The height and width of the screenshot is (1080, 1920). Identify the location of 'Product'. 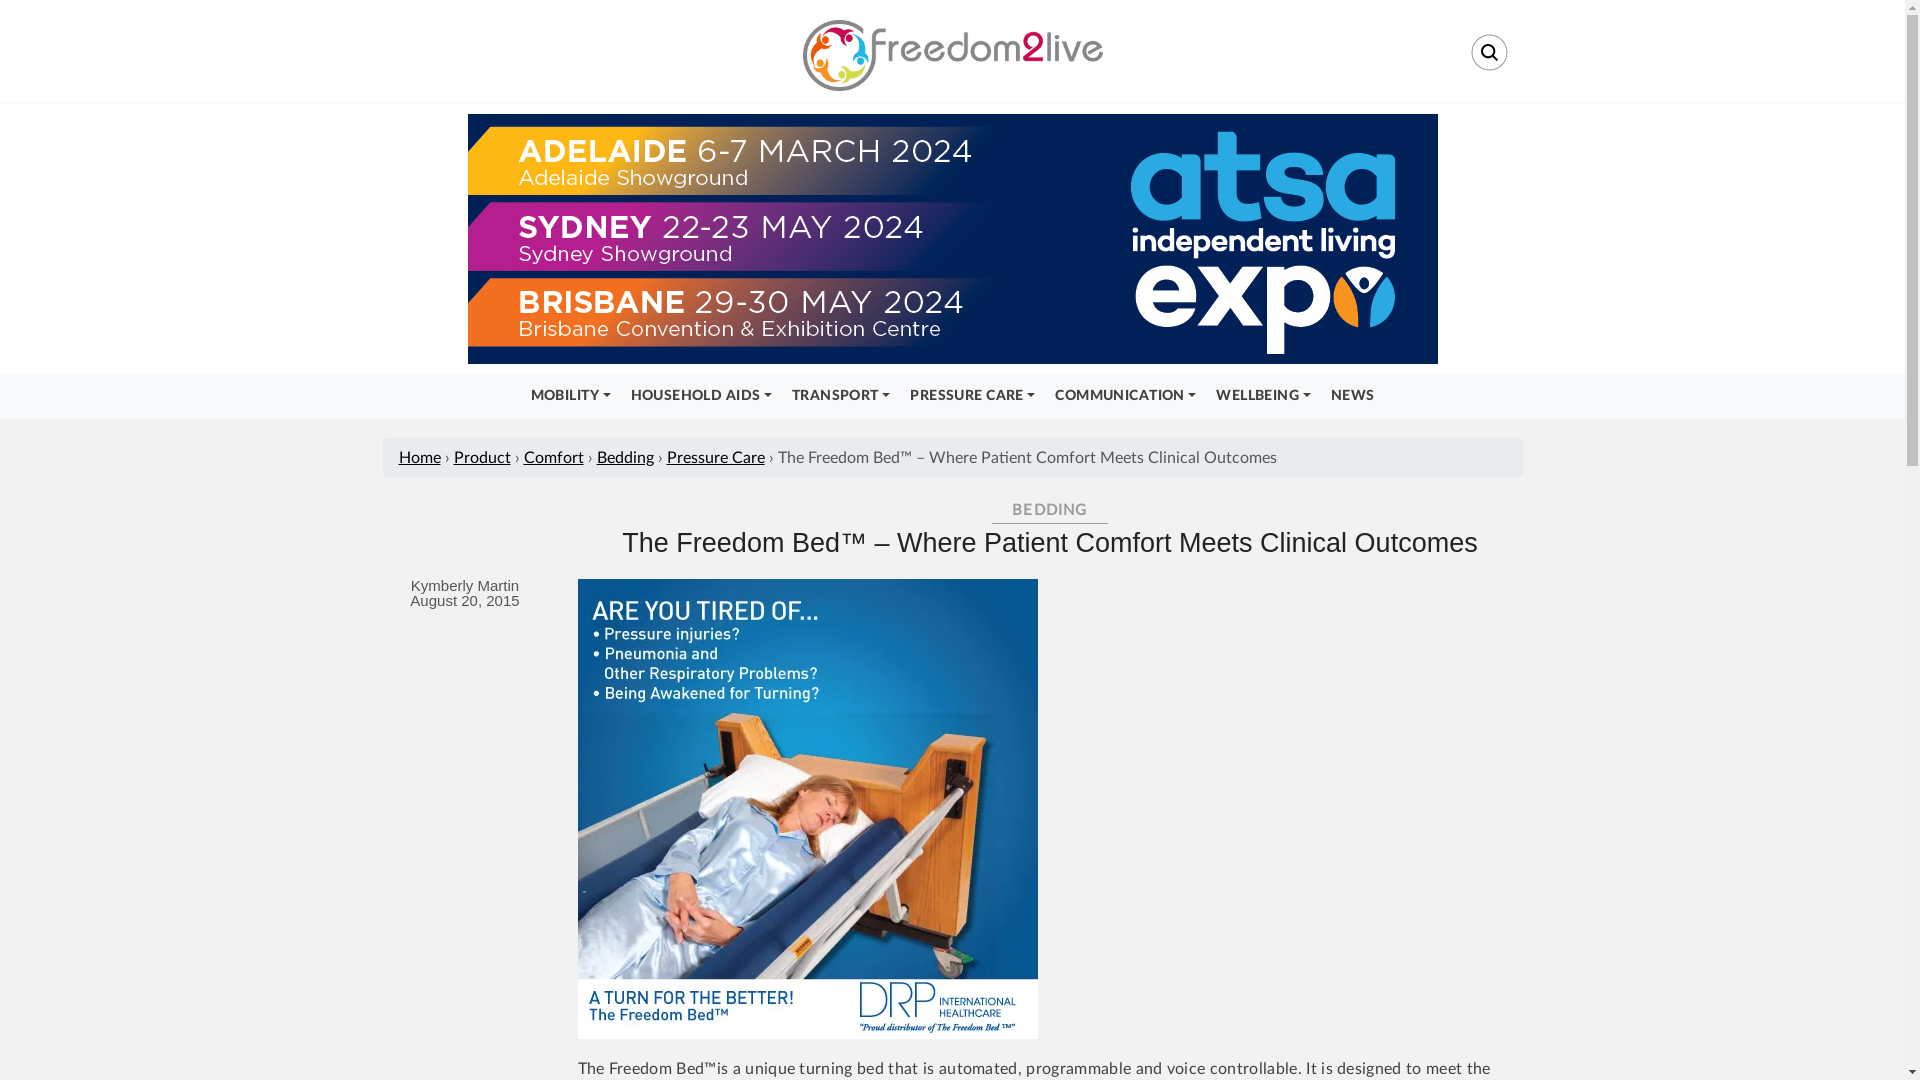
(482, 458).